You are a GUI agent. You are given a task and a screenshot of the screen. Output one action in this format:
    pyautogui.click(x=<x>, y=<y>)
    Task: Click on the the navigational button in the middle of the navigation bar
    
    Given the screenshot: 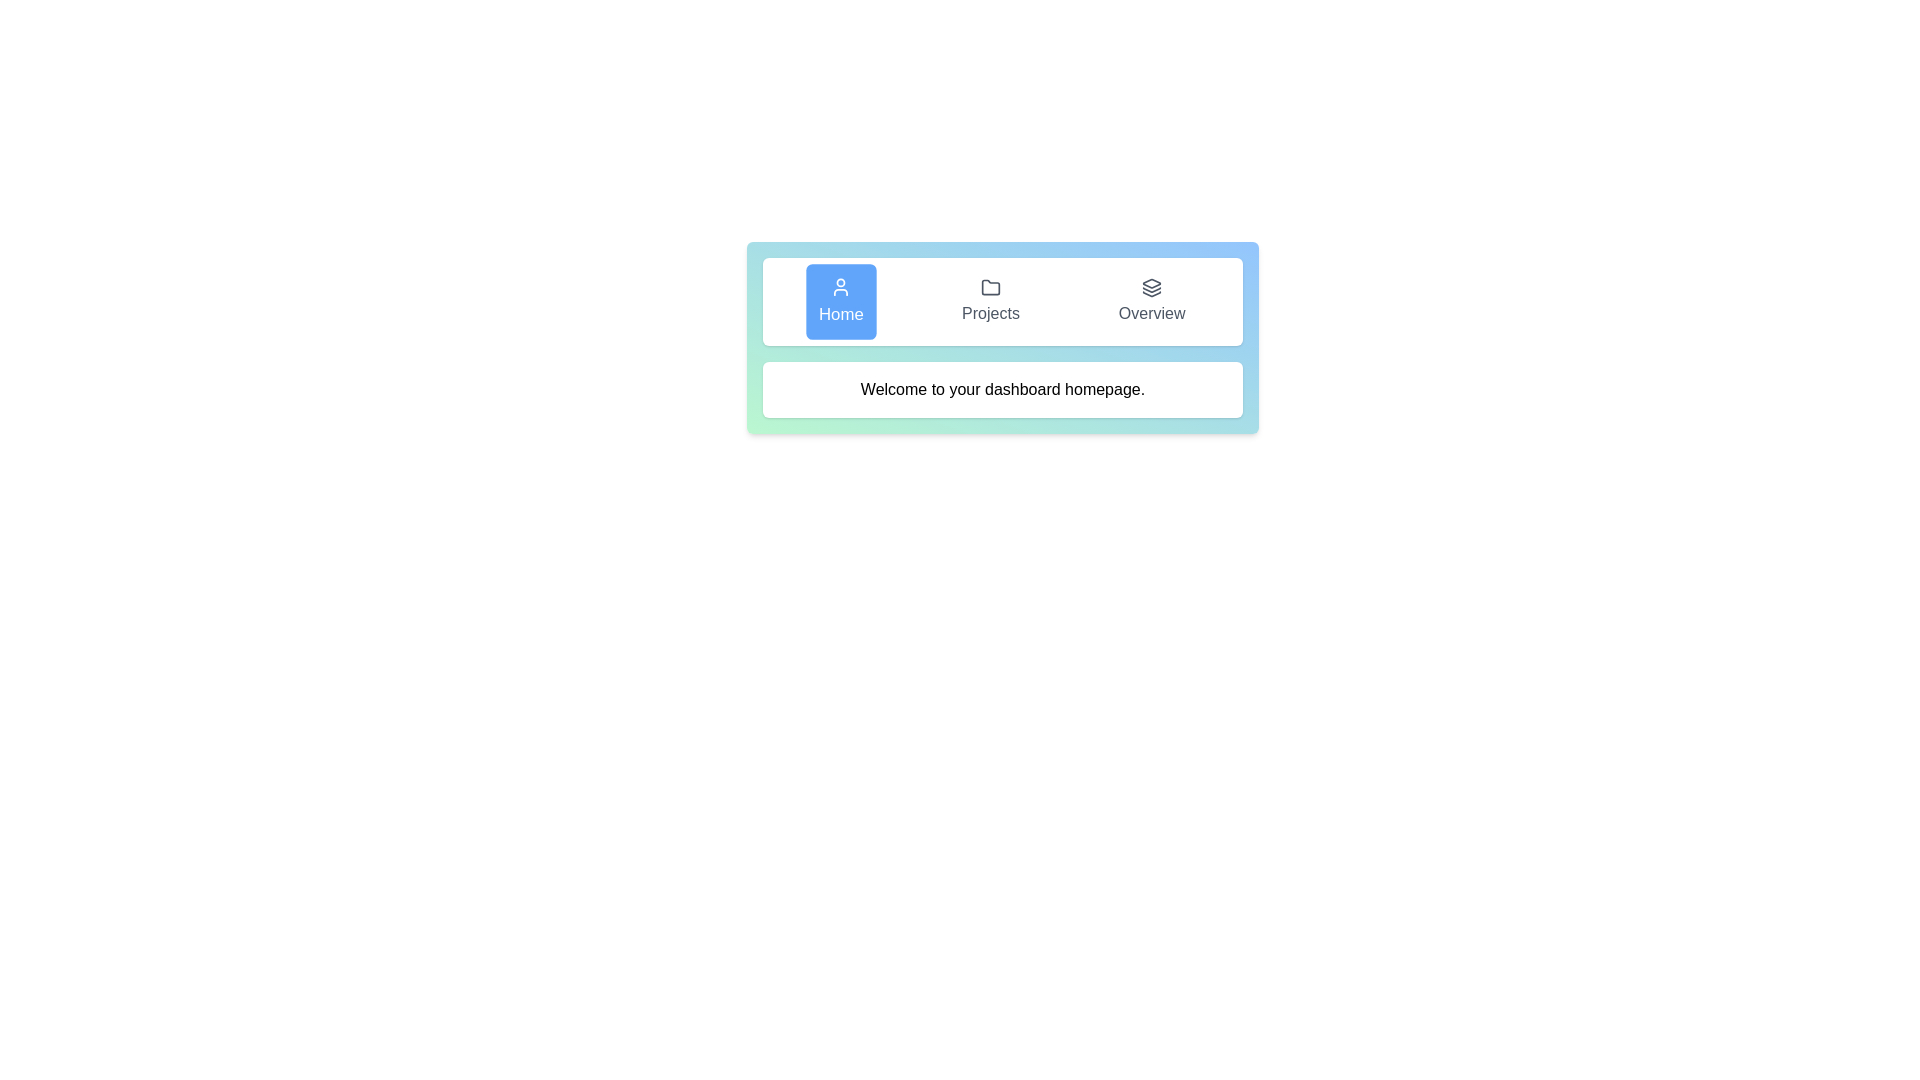 What is the action you would take?
    pyautogui.click(x=990, y=301)
    